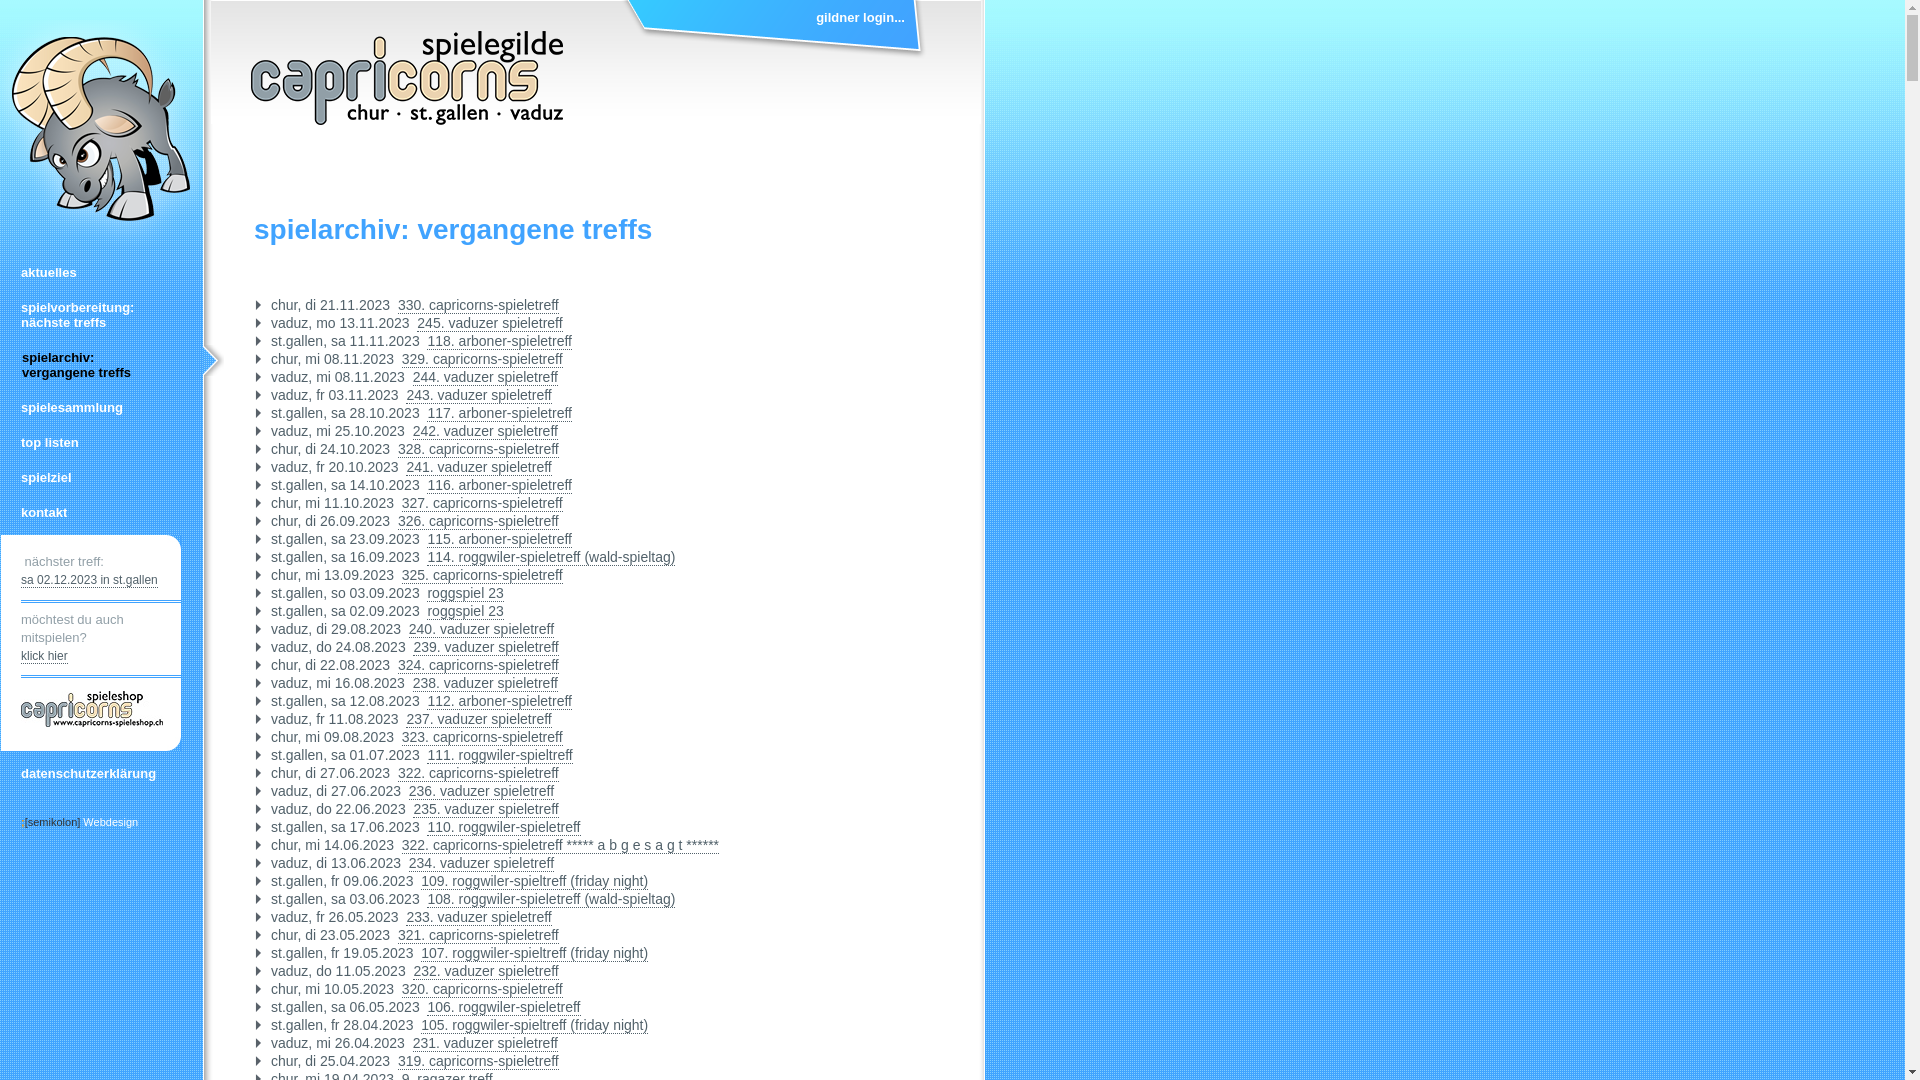 This screenshot has height=1080, width=1920. Describe the element at coordinates (485, 1042) in the screenshot. I see `'231. vaduzer spieletreff'` at that location.